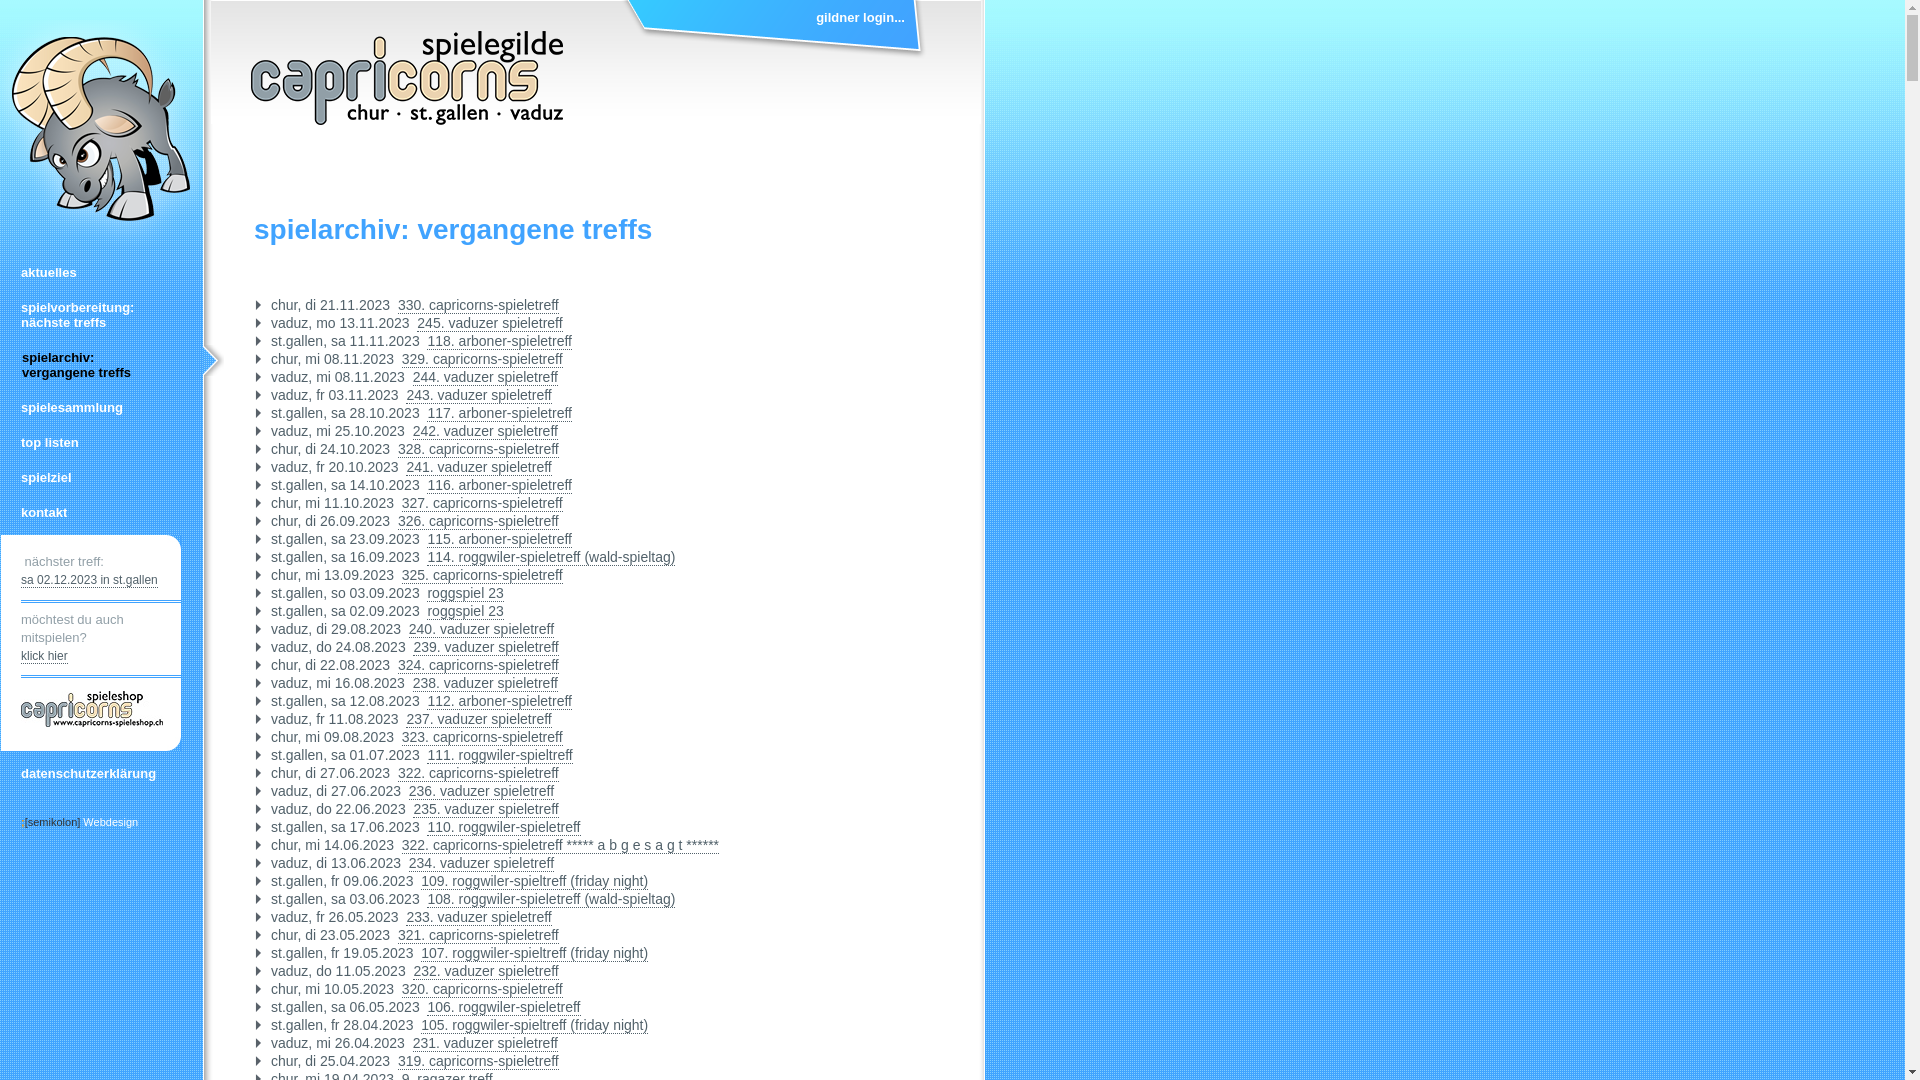 This screenshot has height=1080, width=1920. Describe the element at coordinates (485, 1042) in the screenshot. I see `'231. vaduzer spieletreff'` at that location.